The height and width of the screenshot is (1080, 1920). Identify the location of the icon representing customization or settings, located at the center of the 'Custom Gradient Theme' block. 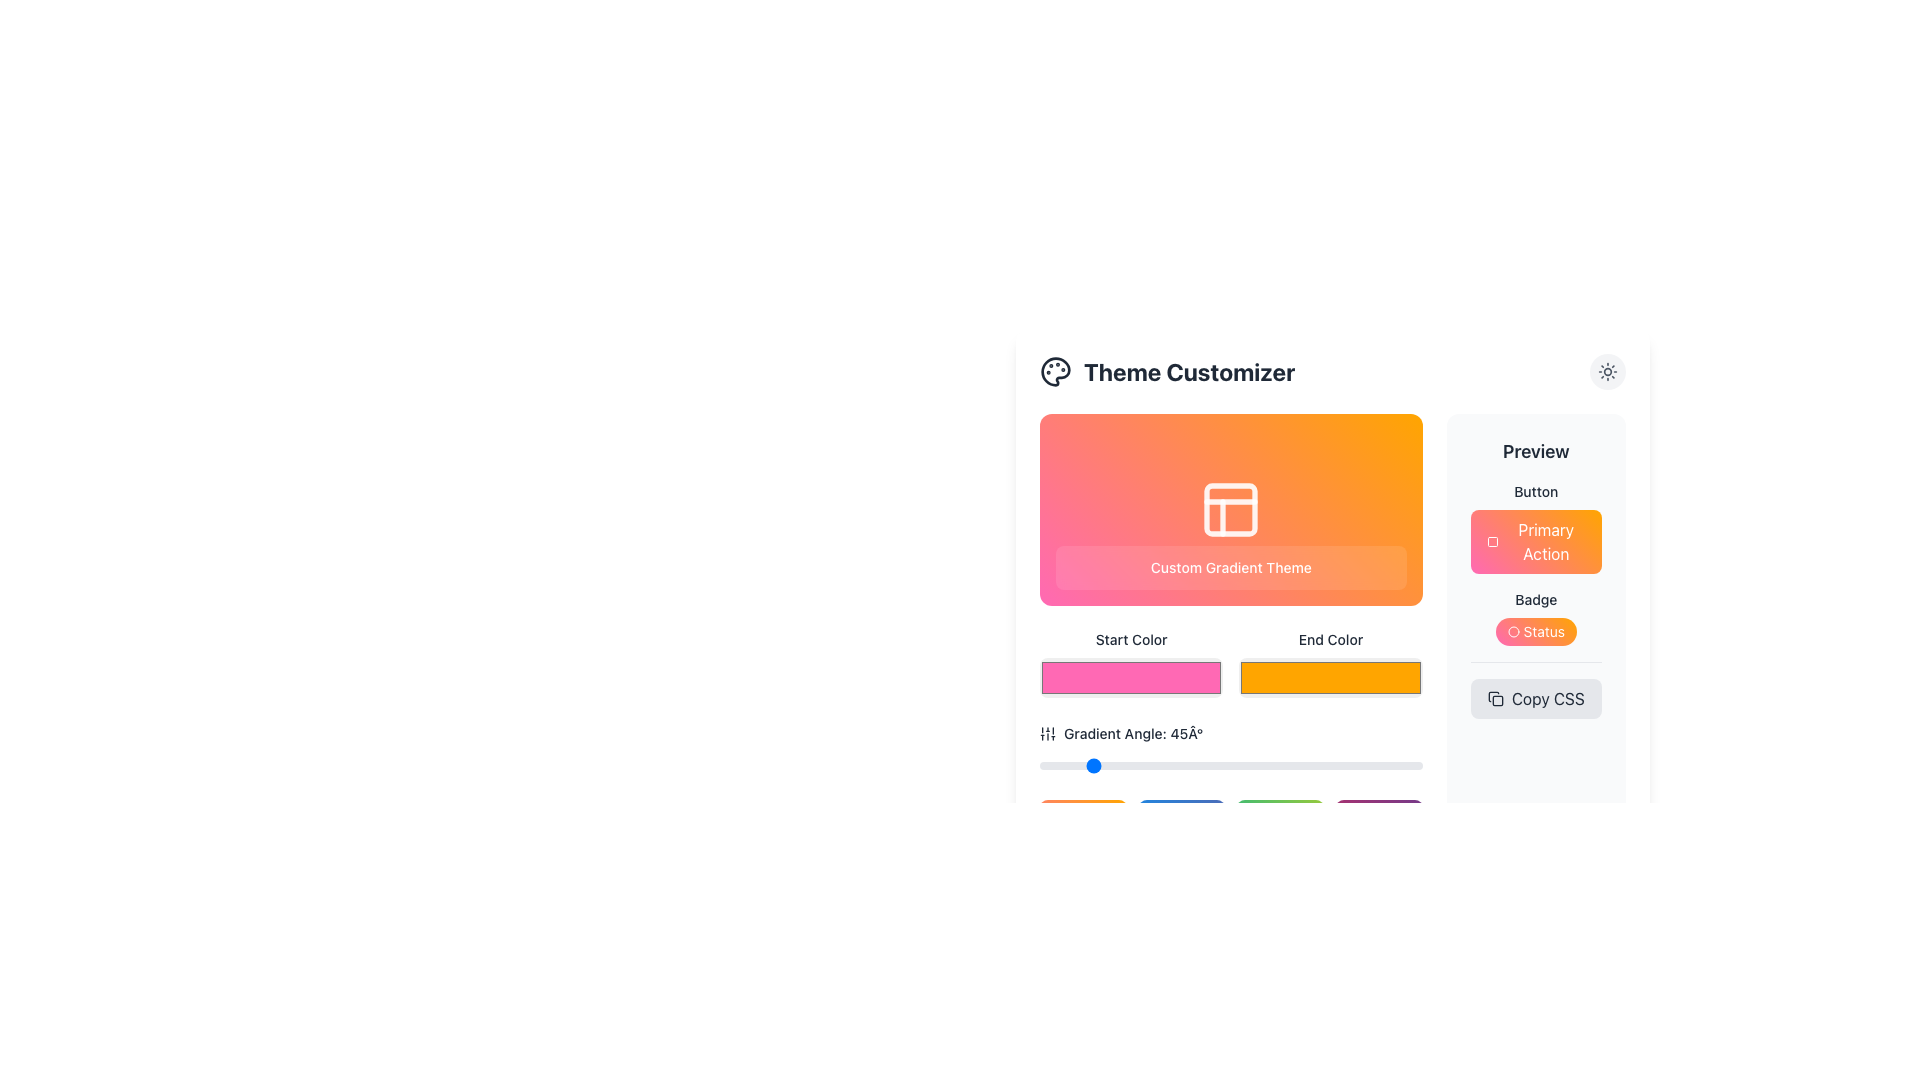
(1230, 508).